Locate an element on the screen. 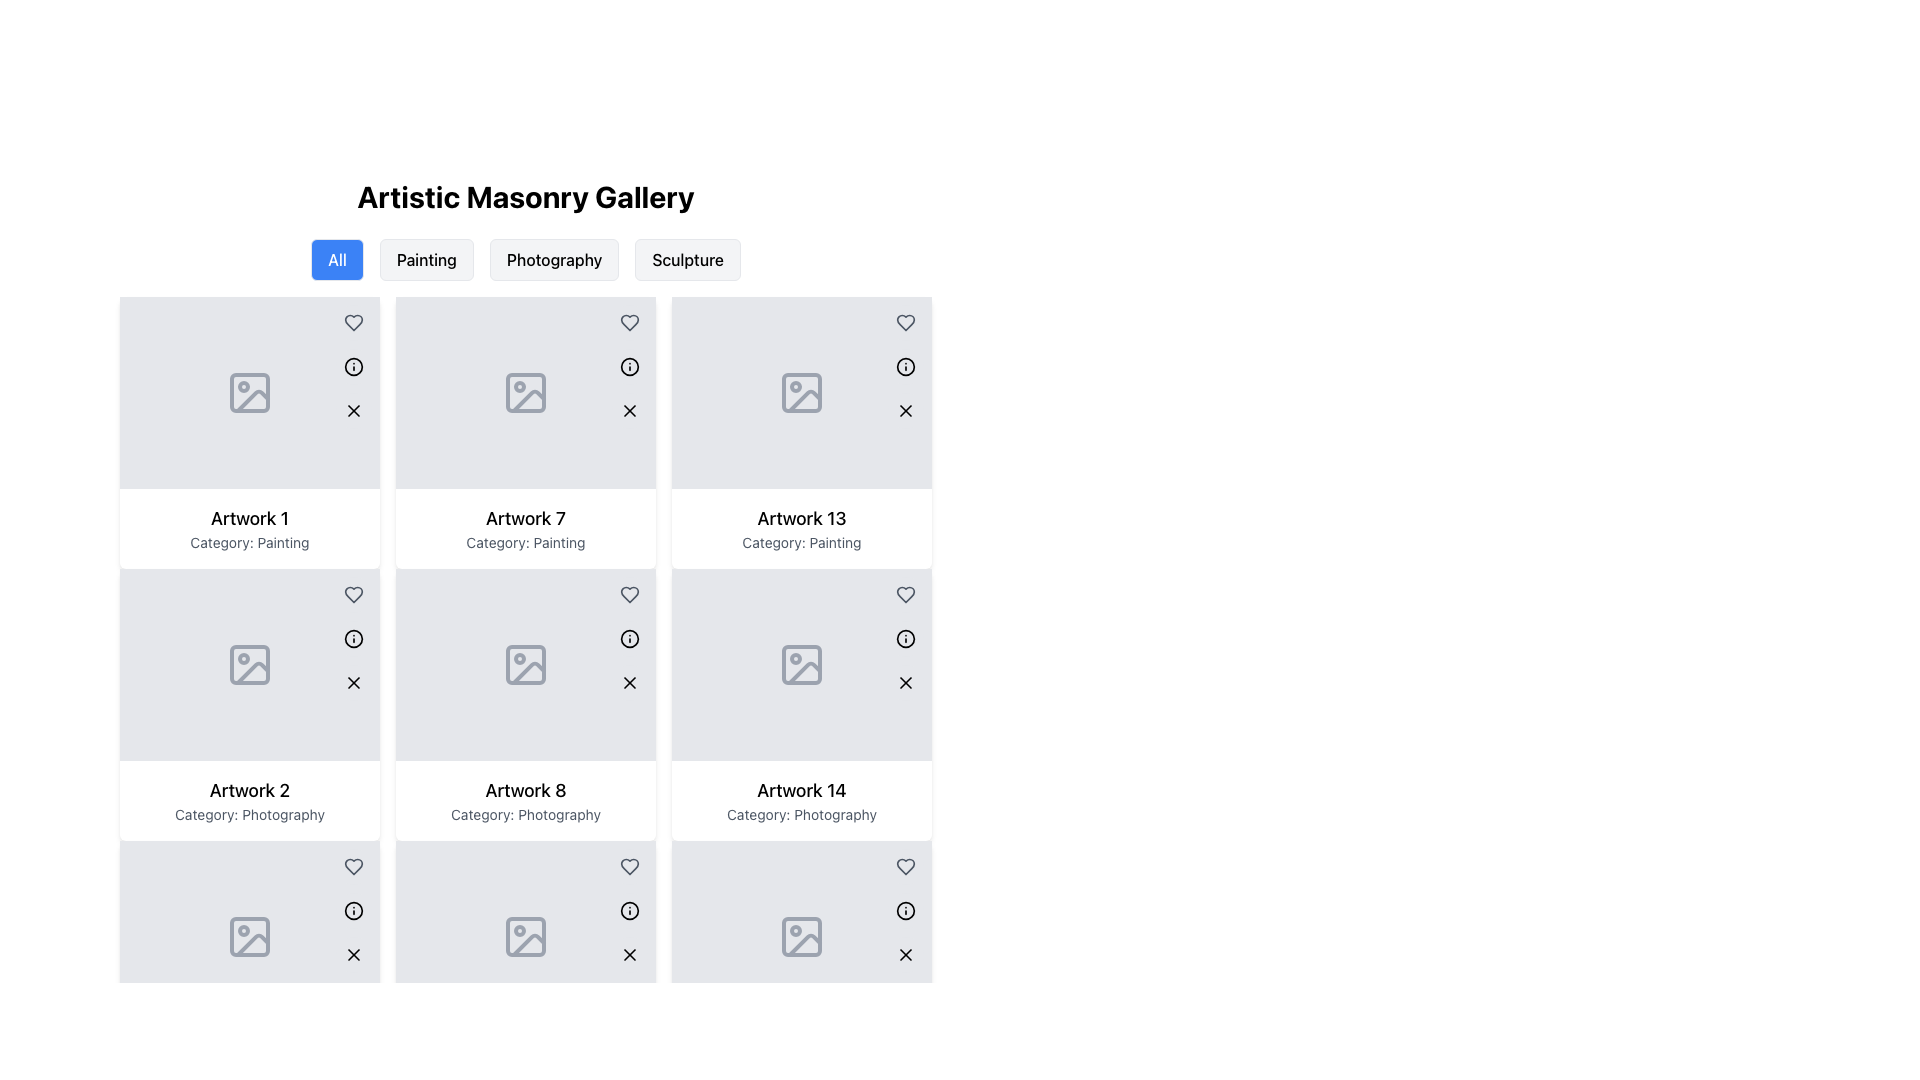 This screenshot has height=1080, width=1920. the text label that categorizes the associated artwork, located below the 'Artwork 1' text in the first column of the artwork grid is located at coordinates (248, 543).